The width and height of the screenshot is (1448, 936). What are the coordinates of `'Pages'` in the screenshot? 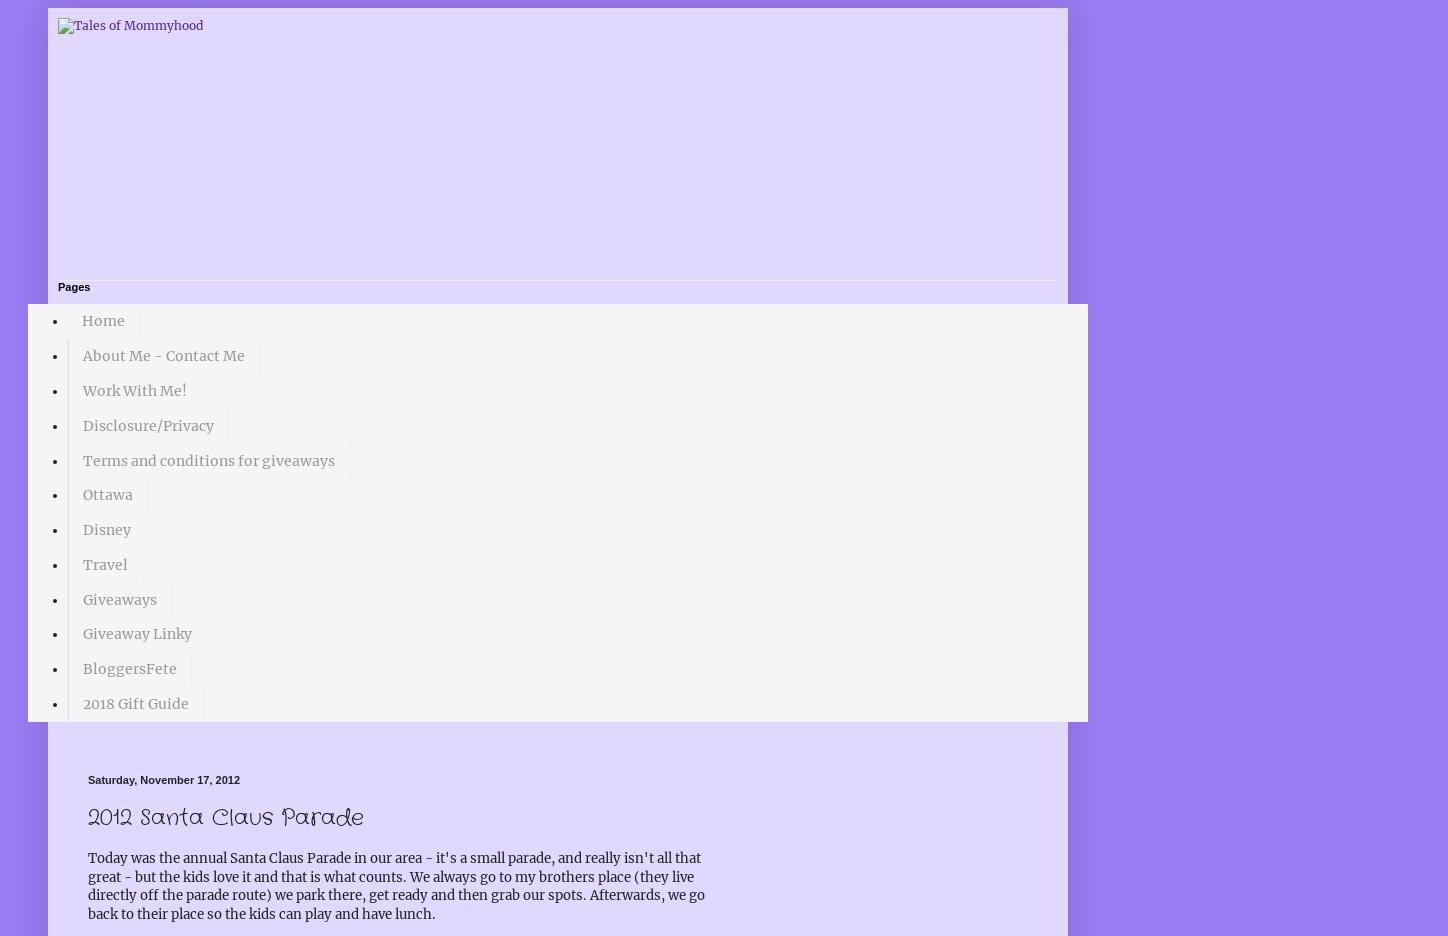 It's located at (73, 286).